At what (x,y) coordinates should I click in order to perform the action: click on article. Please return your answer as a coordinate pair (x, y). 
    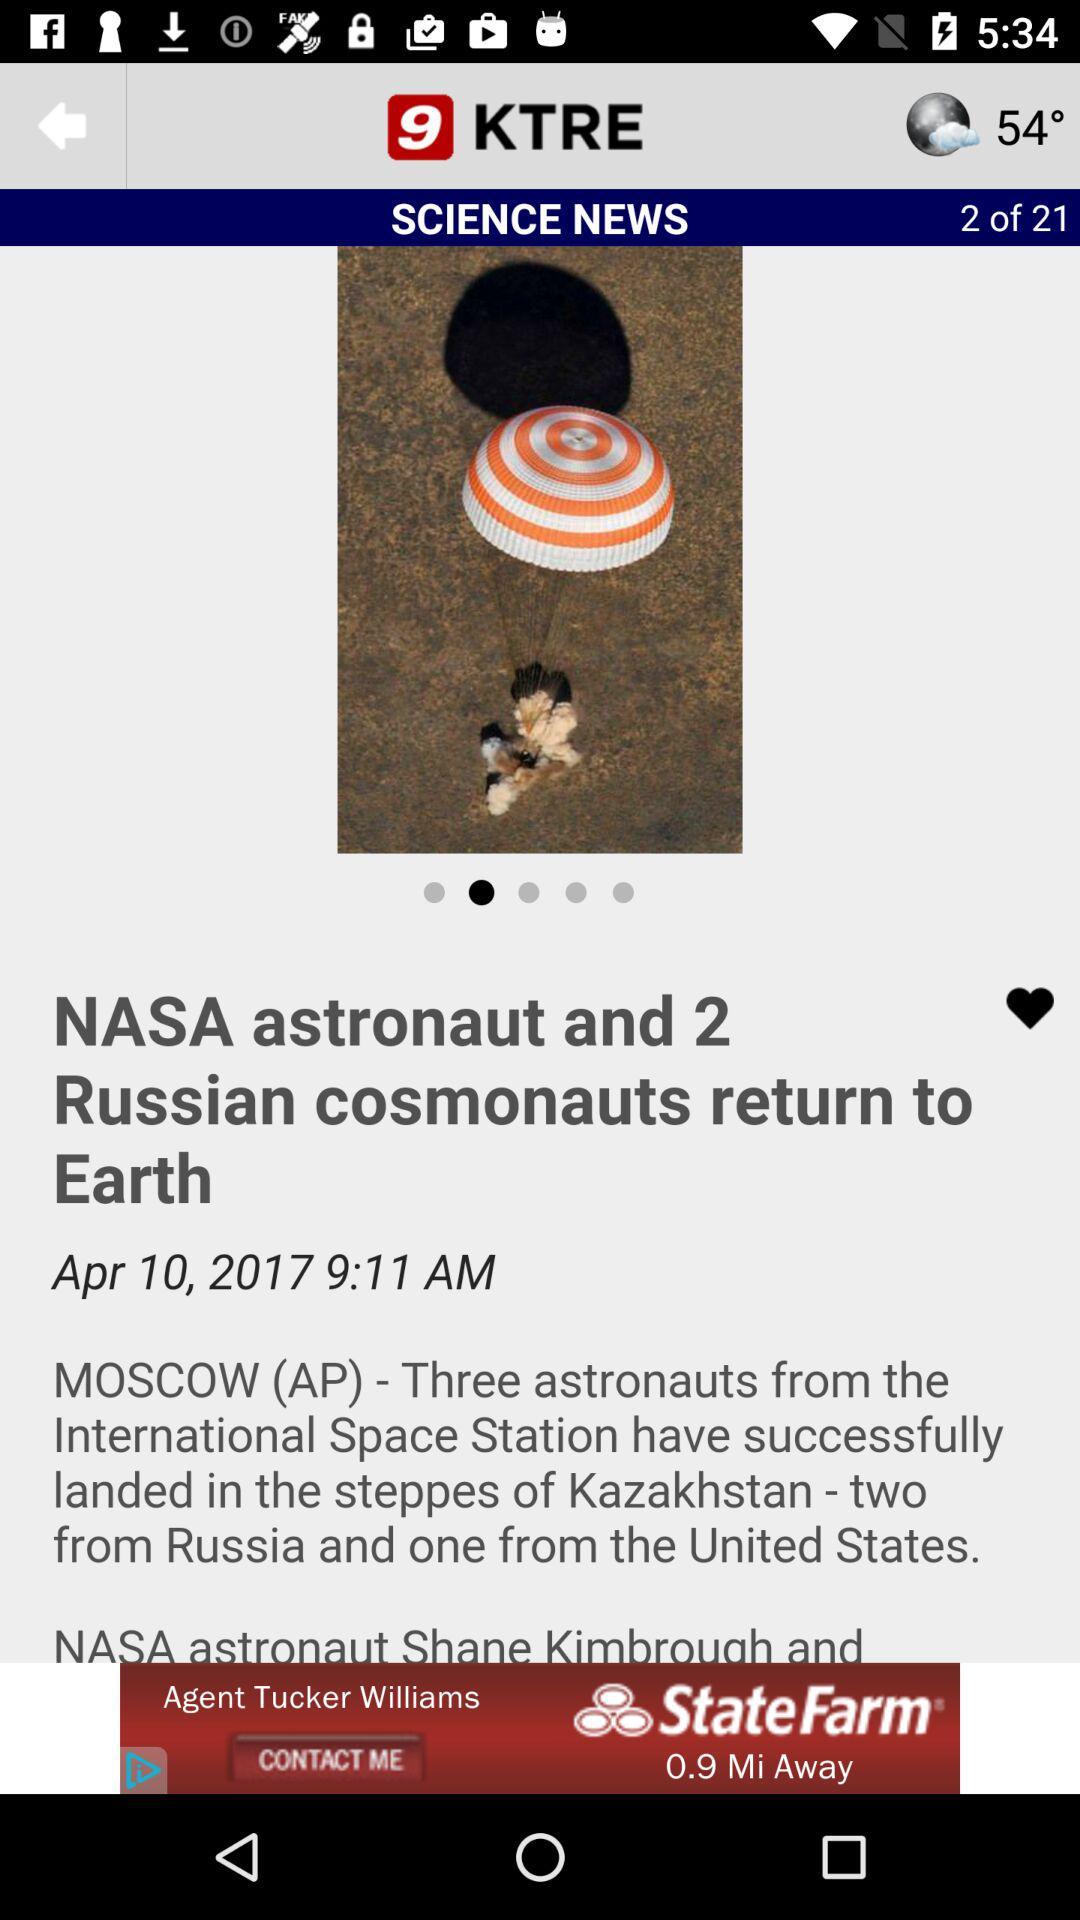
    Looking at the image, I should click on (540, 1297).